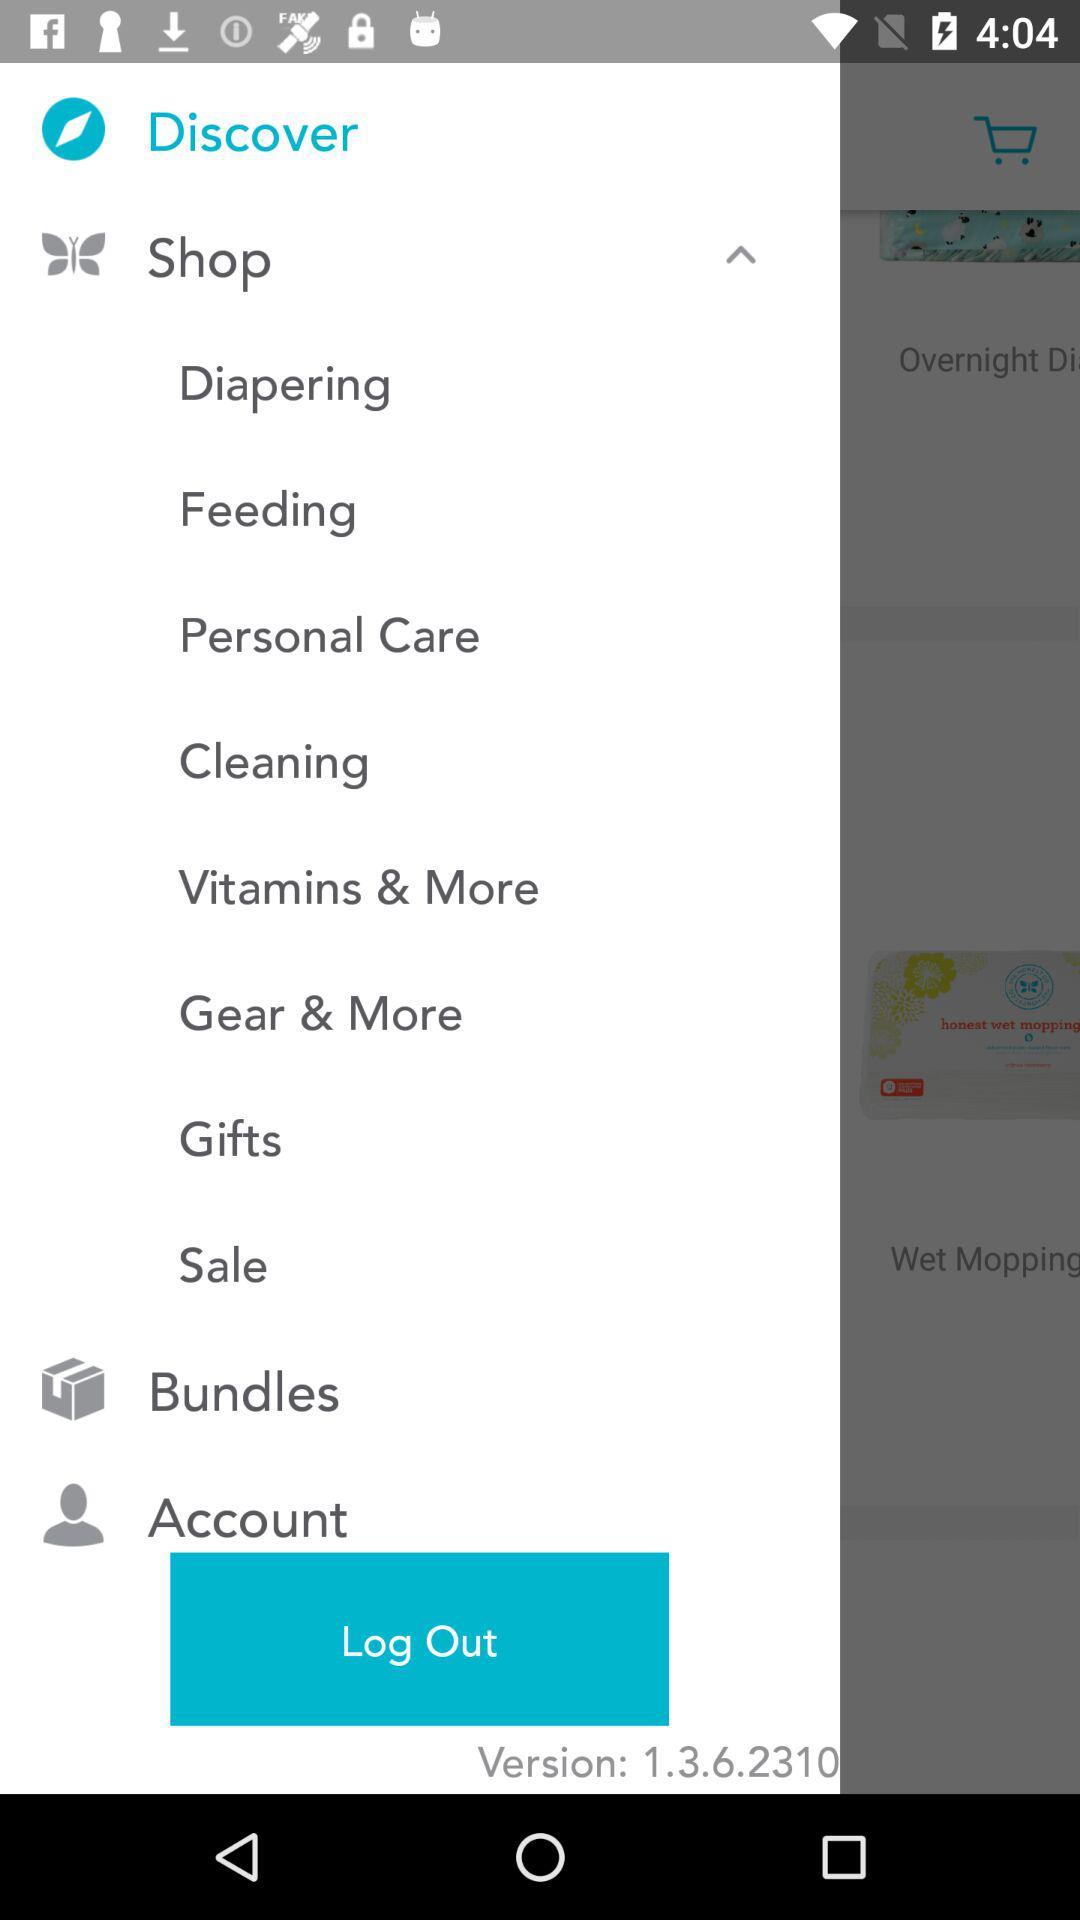 Image resolution: width=1080 pixels, height=1920 pixels. I want to click on the text overnight di, so click(957, 400).